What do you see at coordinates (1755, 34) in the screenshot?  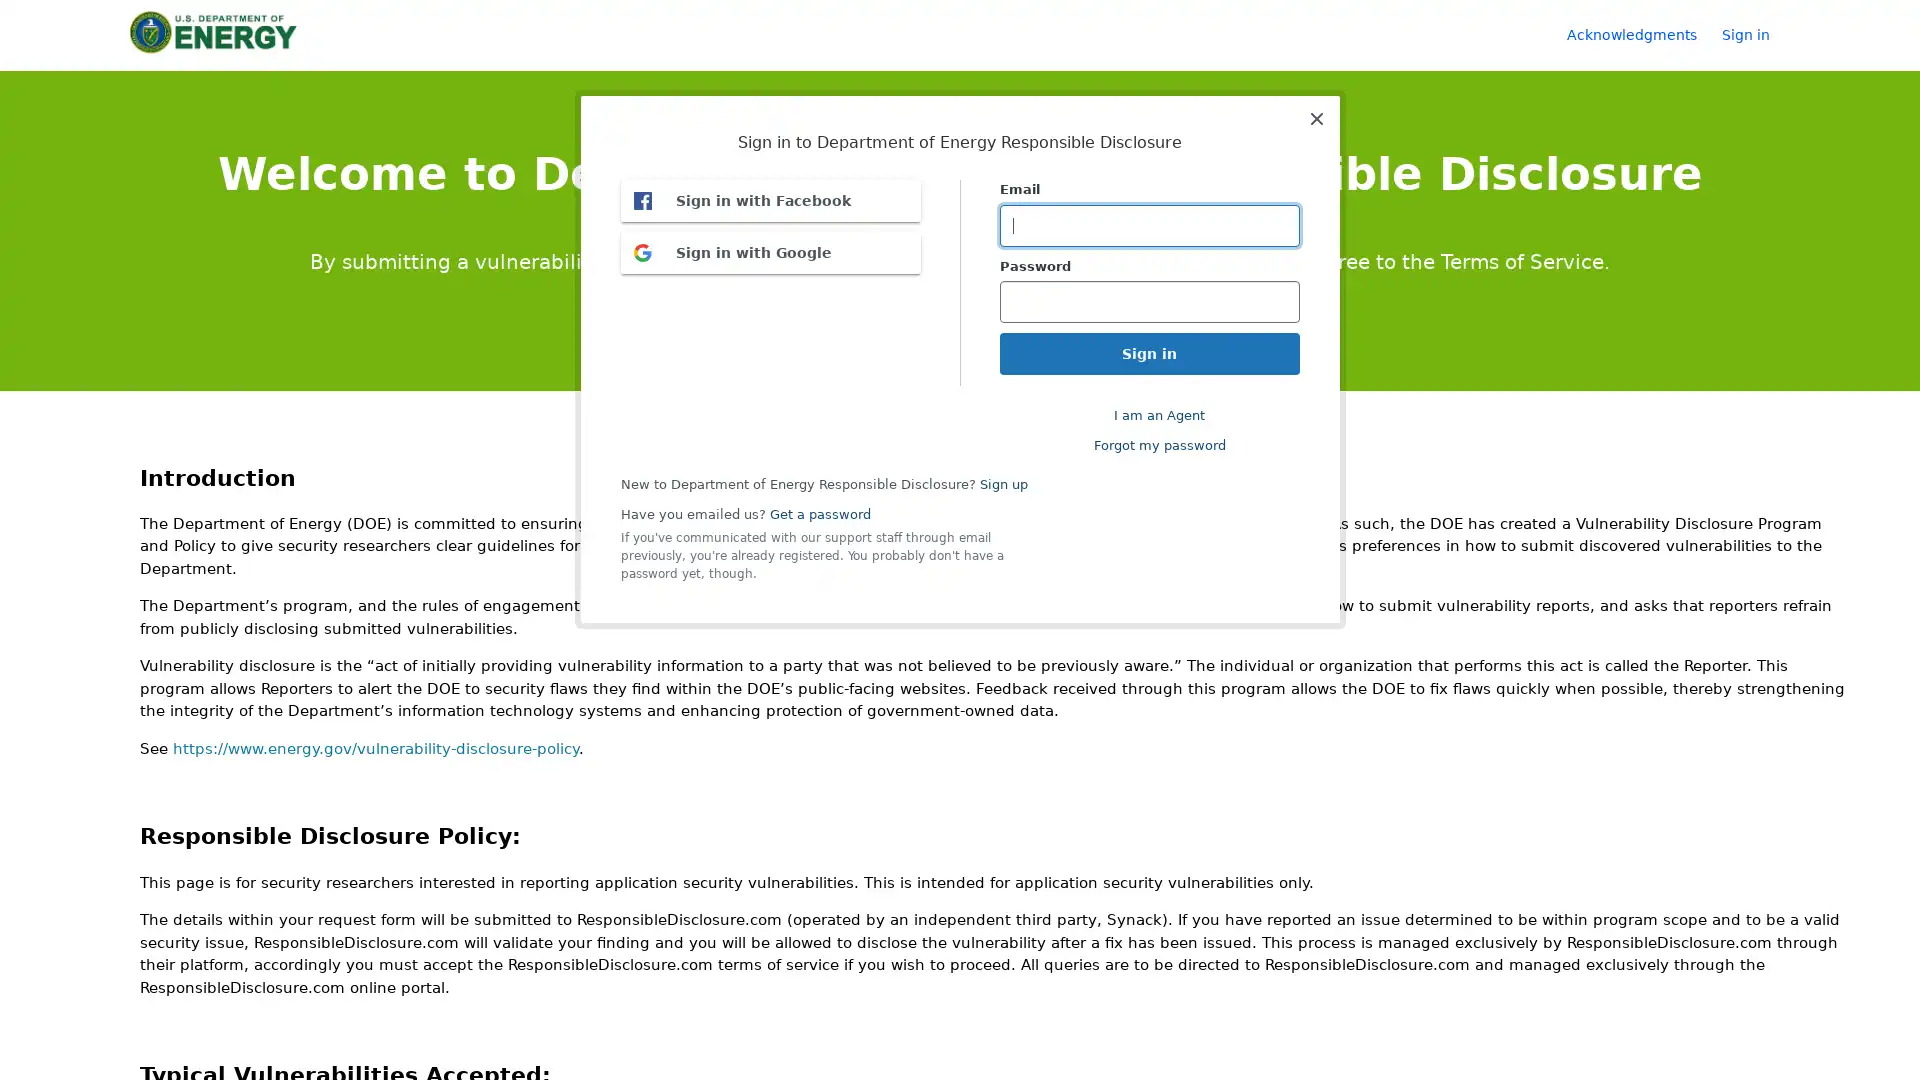 I see `Sign in` at bounding box center [1755, 34].